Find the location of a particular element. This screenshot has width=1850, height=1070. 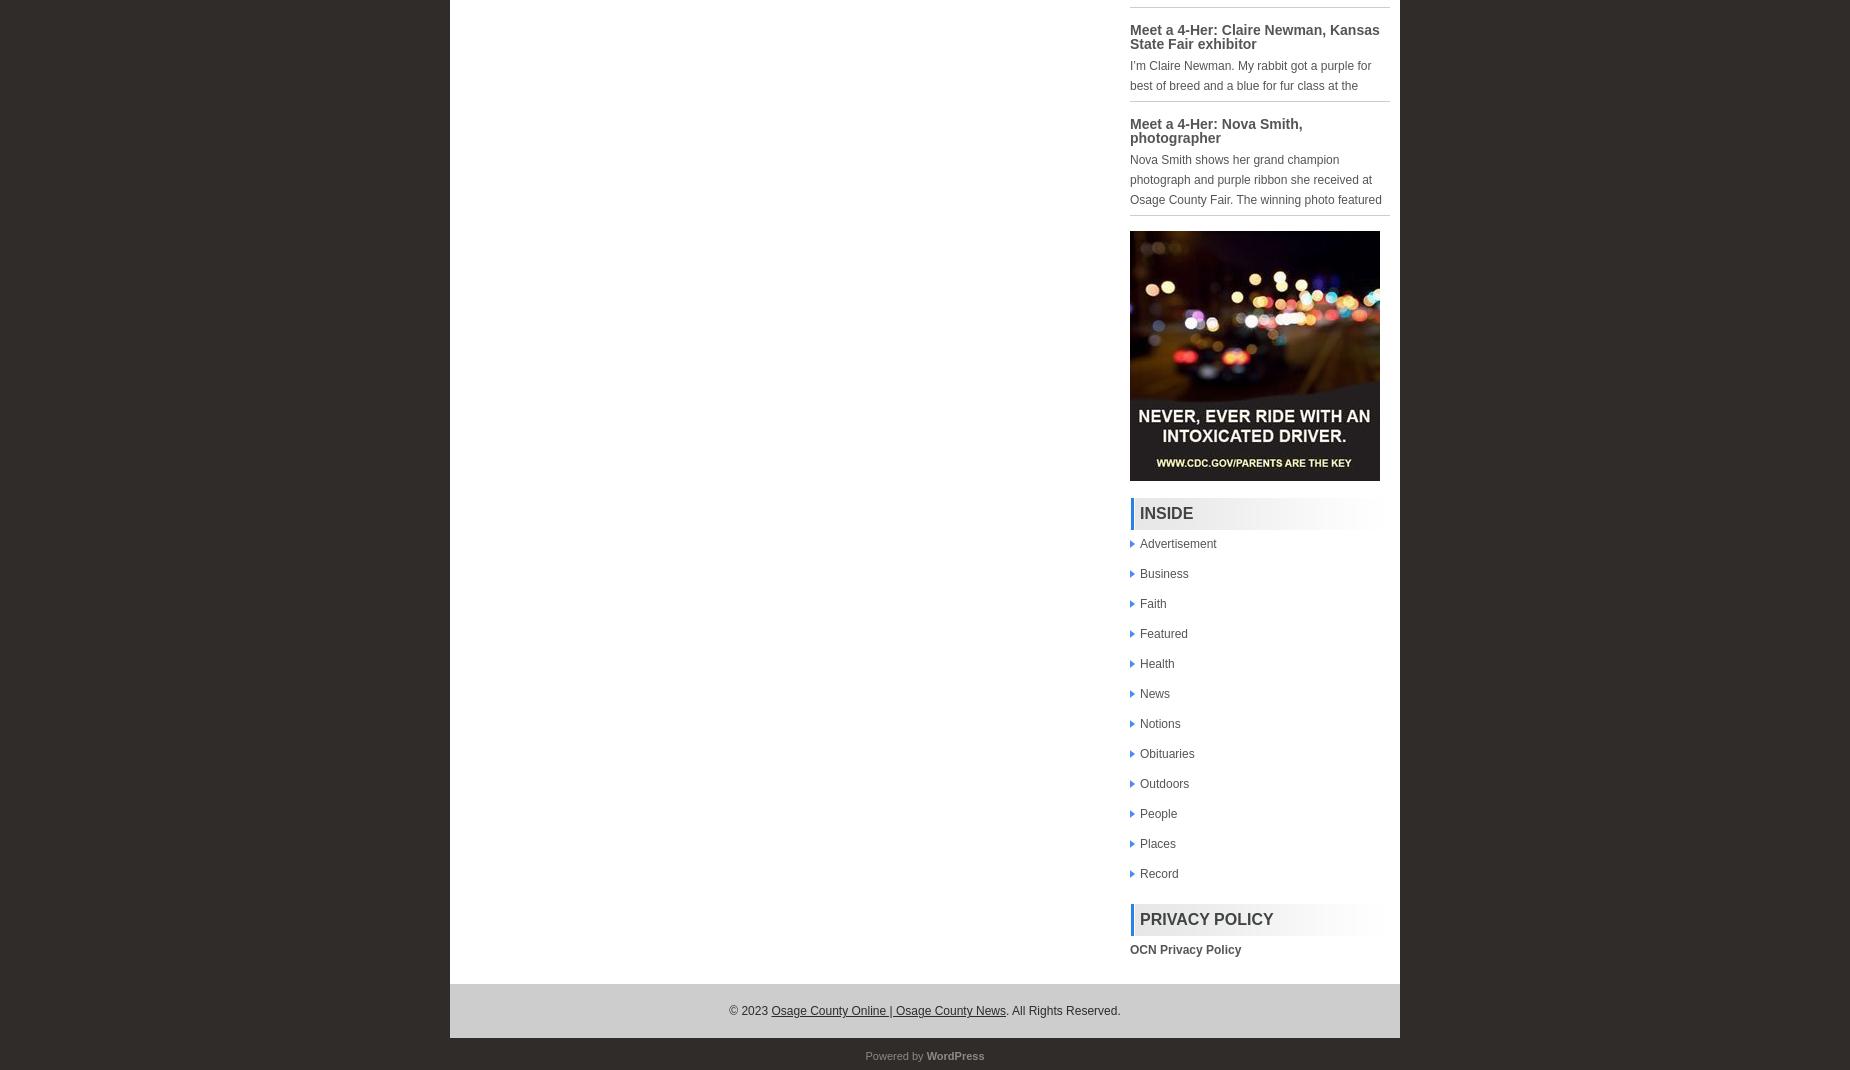

'Meet a 4-Her: Claire Newman, Kansas State Fair exhibitor' is located at coordinates (1253, 36).